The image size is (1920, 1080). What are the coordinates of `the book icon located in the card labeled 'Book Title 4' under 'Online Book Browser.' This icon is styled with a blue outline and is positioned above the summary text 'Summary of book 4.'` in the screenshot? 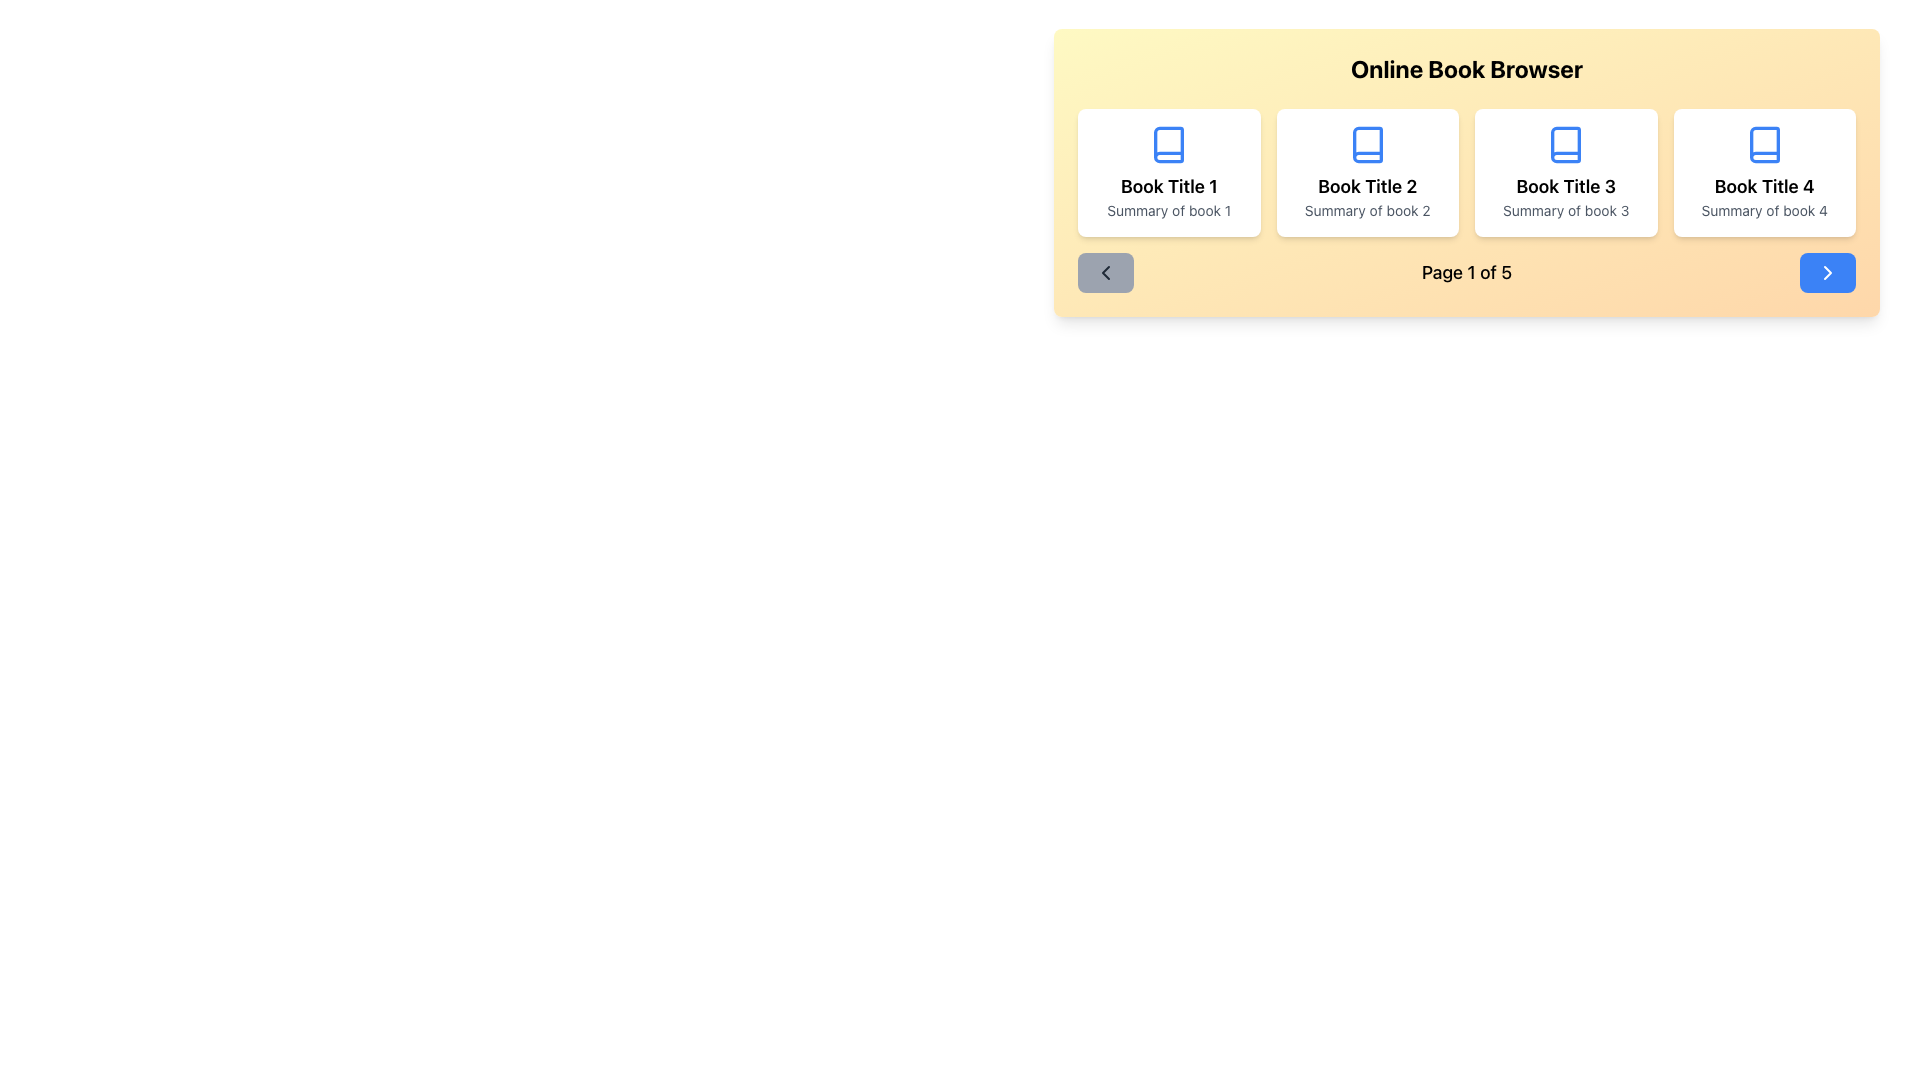 It's located at (1764, 144).